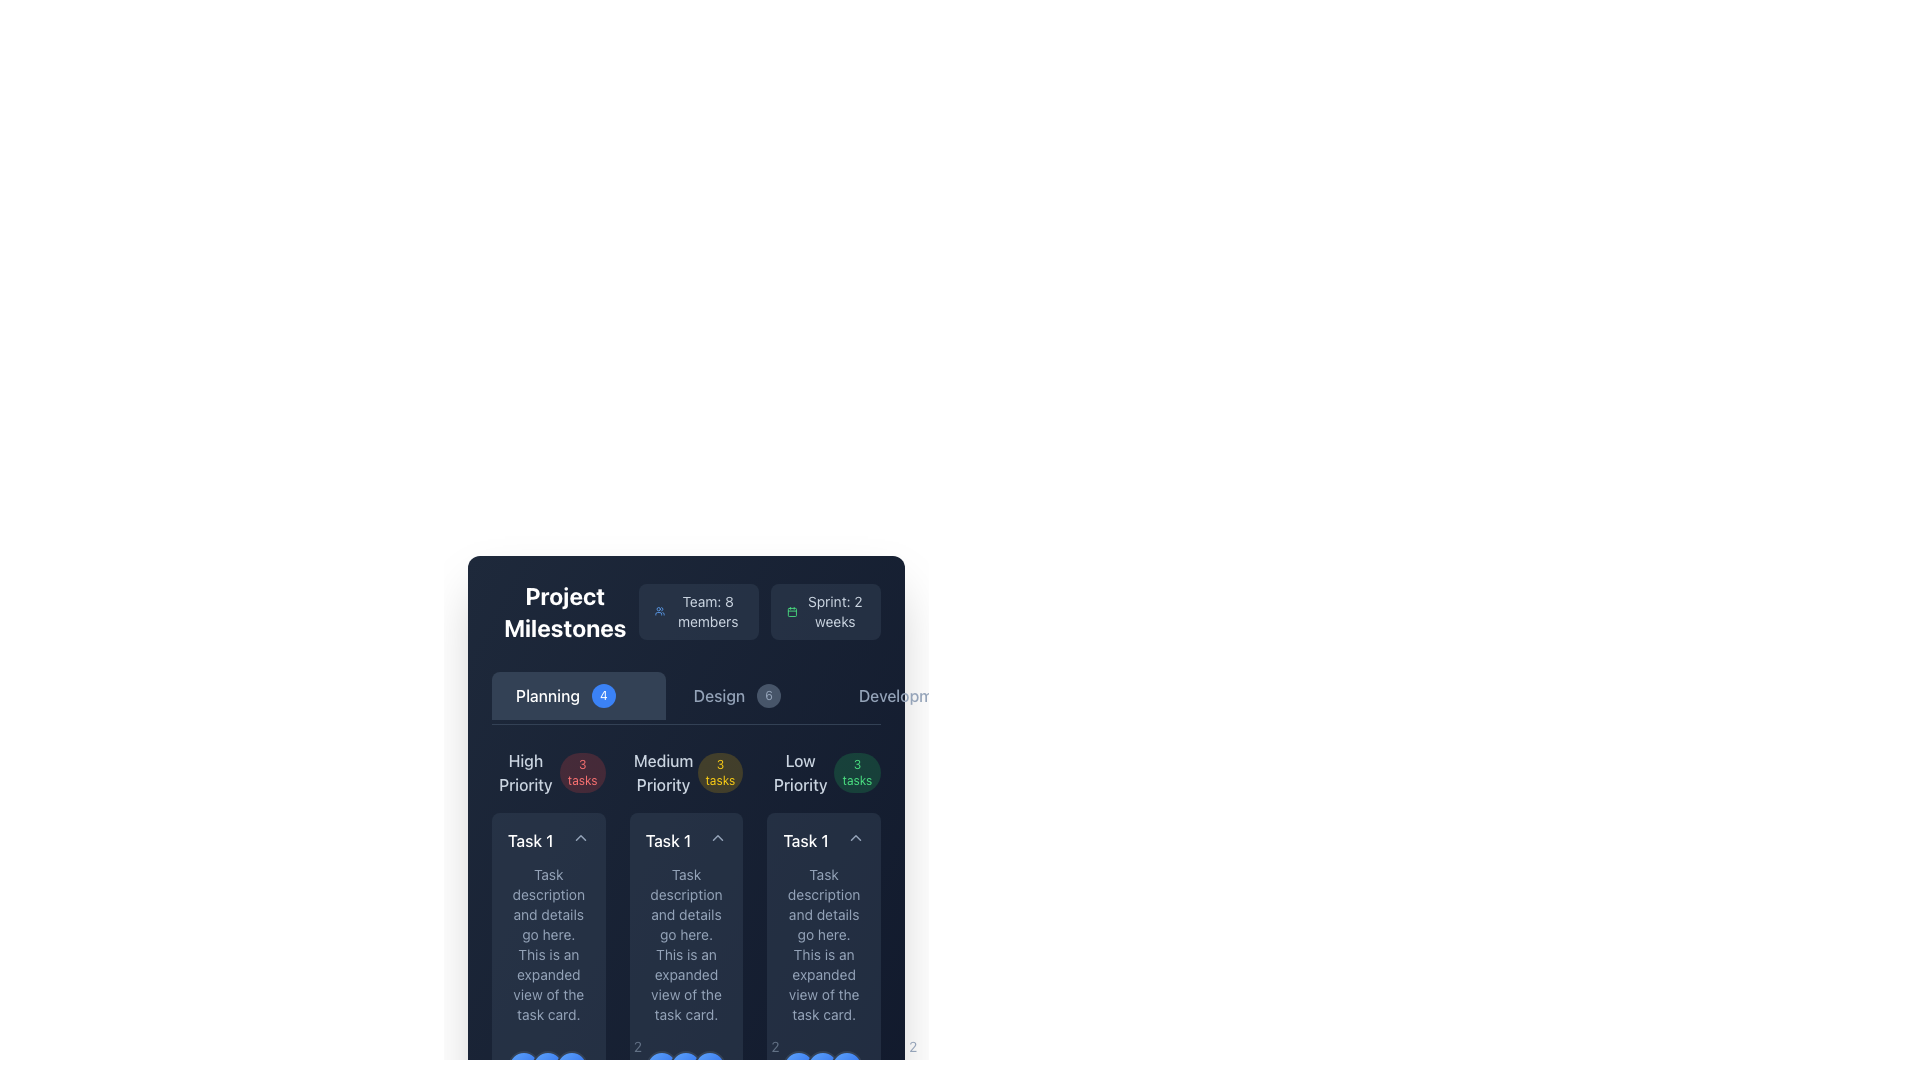  Describe the element at coordinates (744, 1066) in the screenshot. I see `the small, circular clock icon located to the immediate left of the text '2 days left' in the task card` at that location.